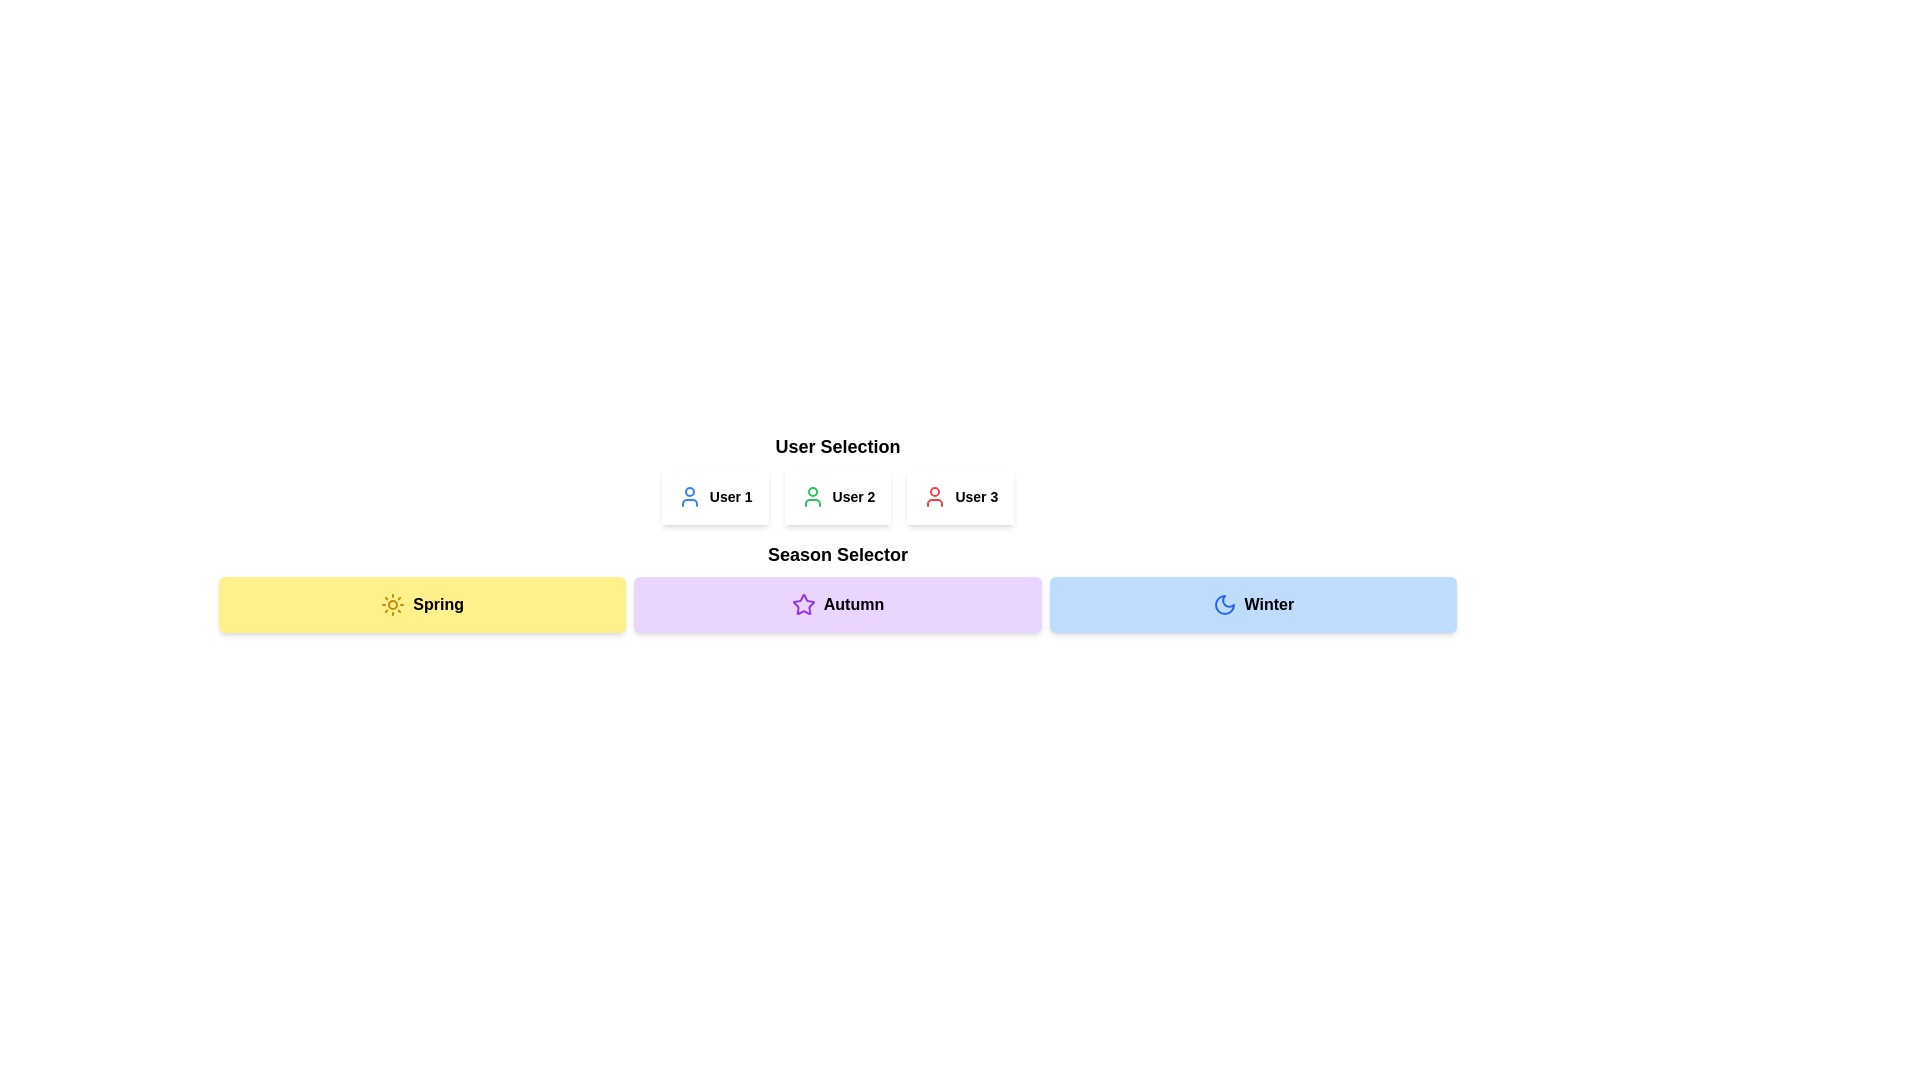  Describe the element at coordinates (803, 604) in the screenshot. I see `the star-shaped icon with a purple outline located in the 'Autumn' section of the Season Selector` at that location.